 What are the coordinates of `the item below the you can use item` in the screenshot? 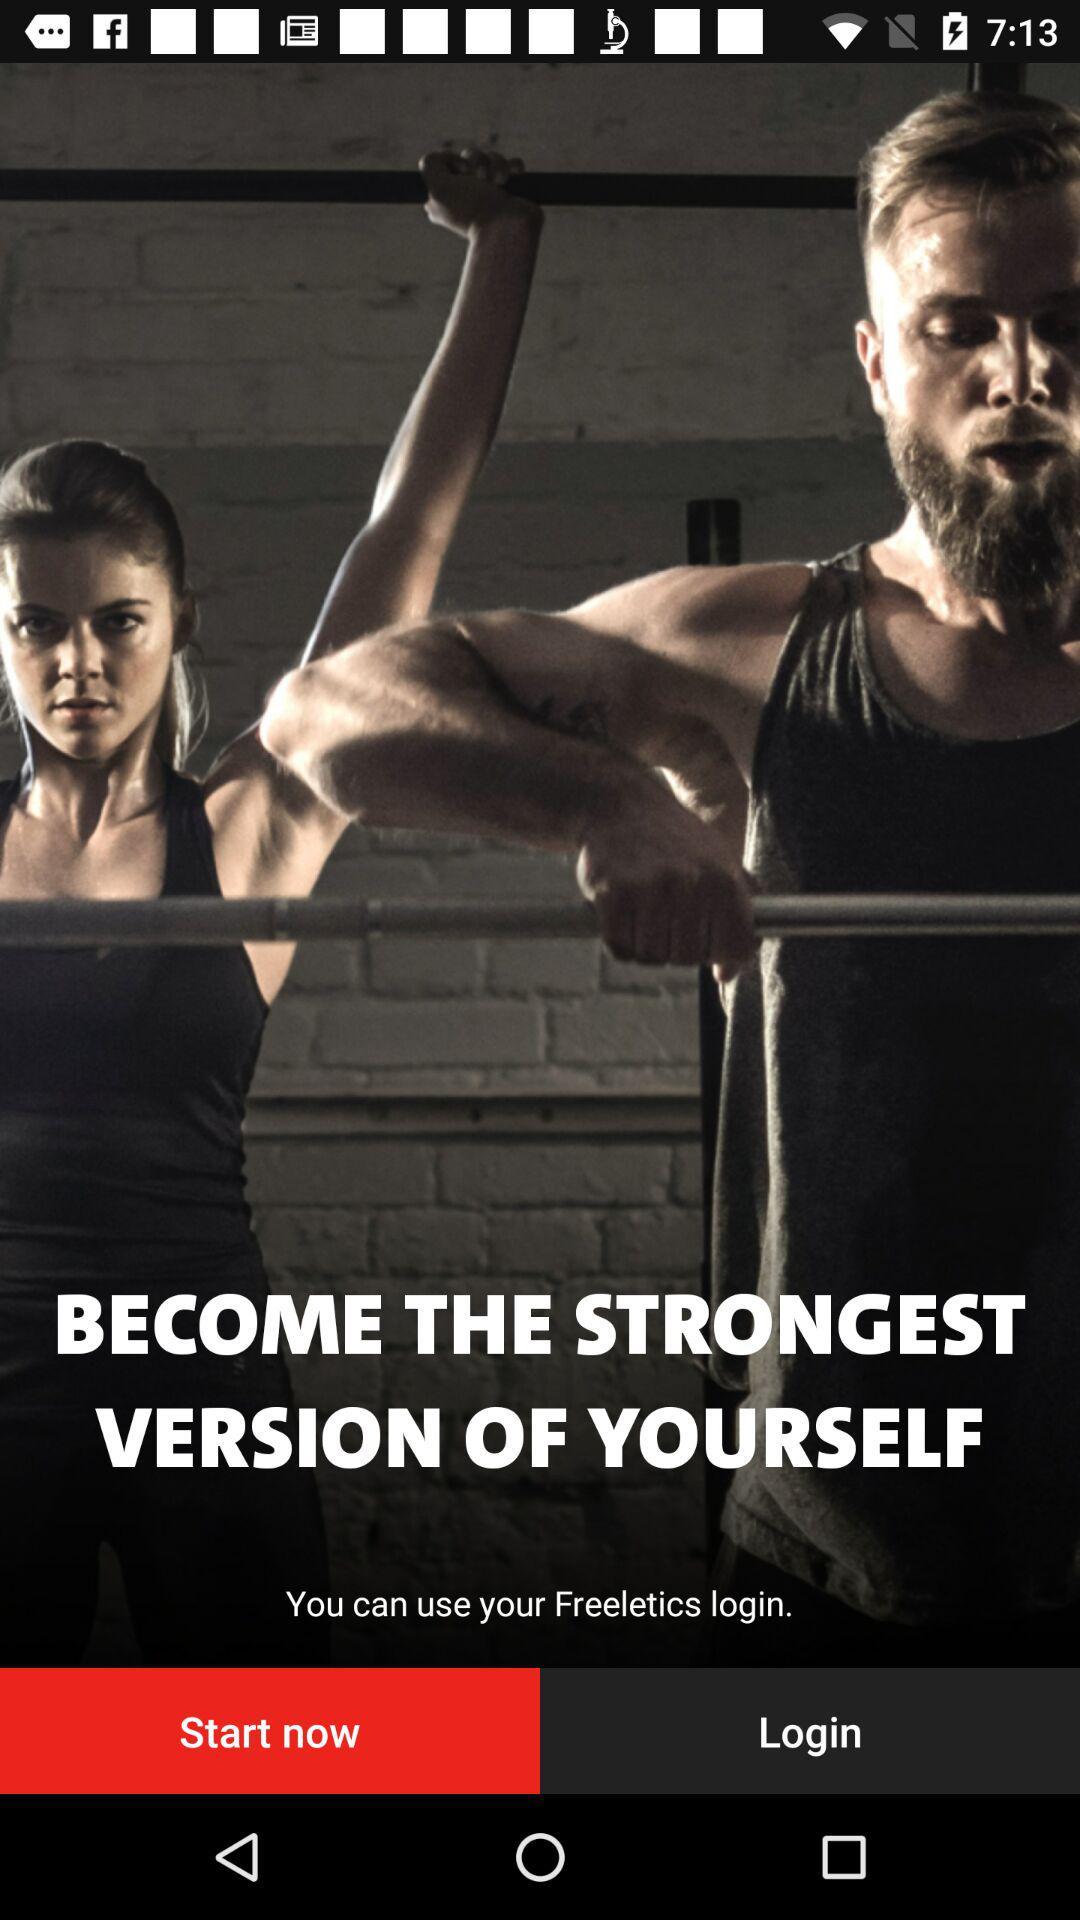 It's located at (270, 1730).